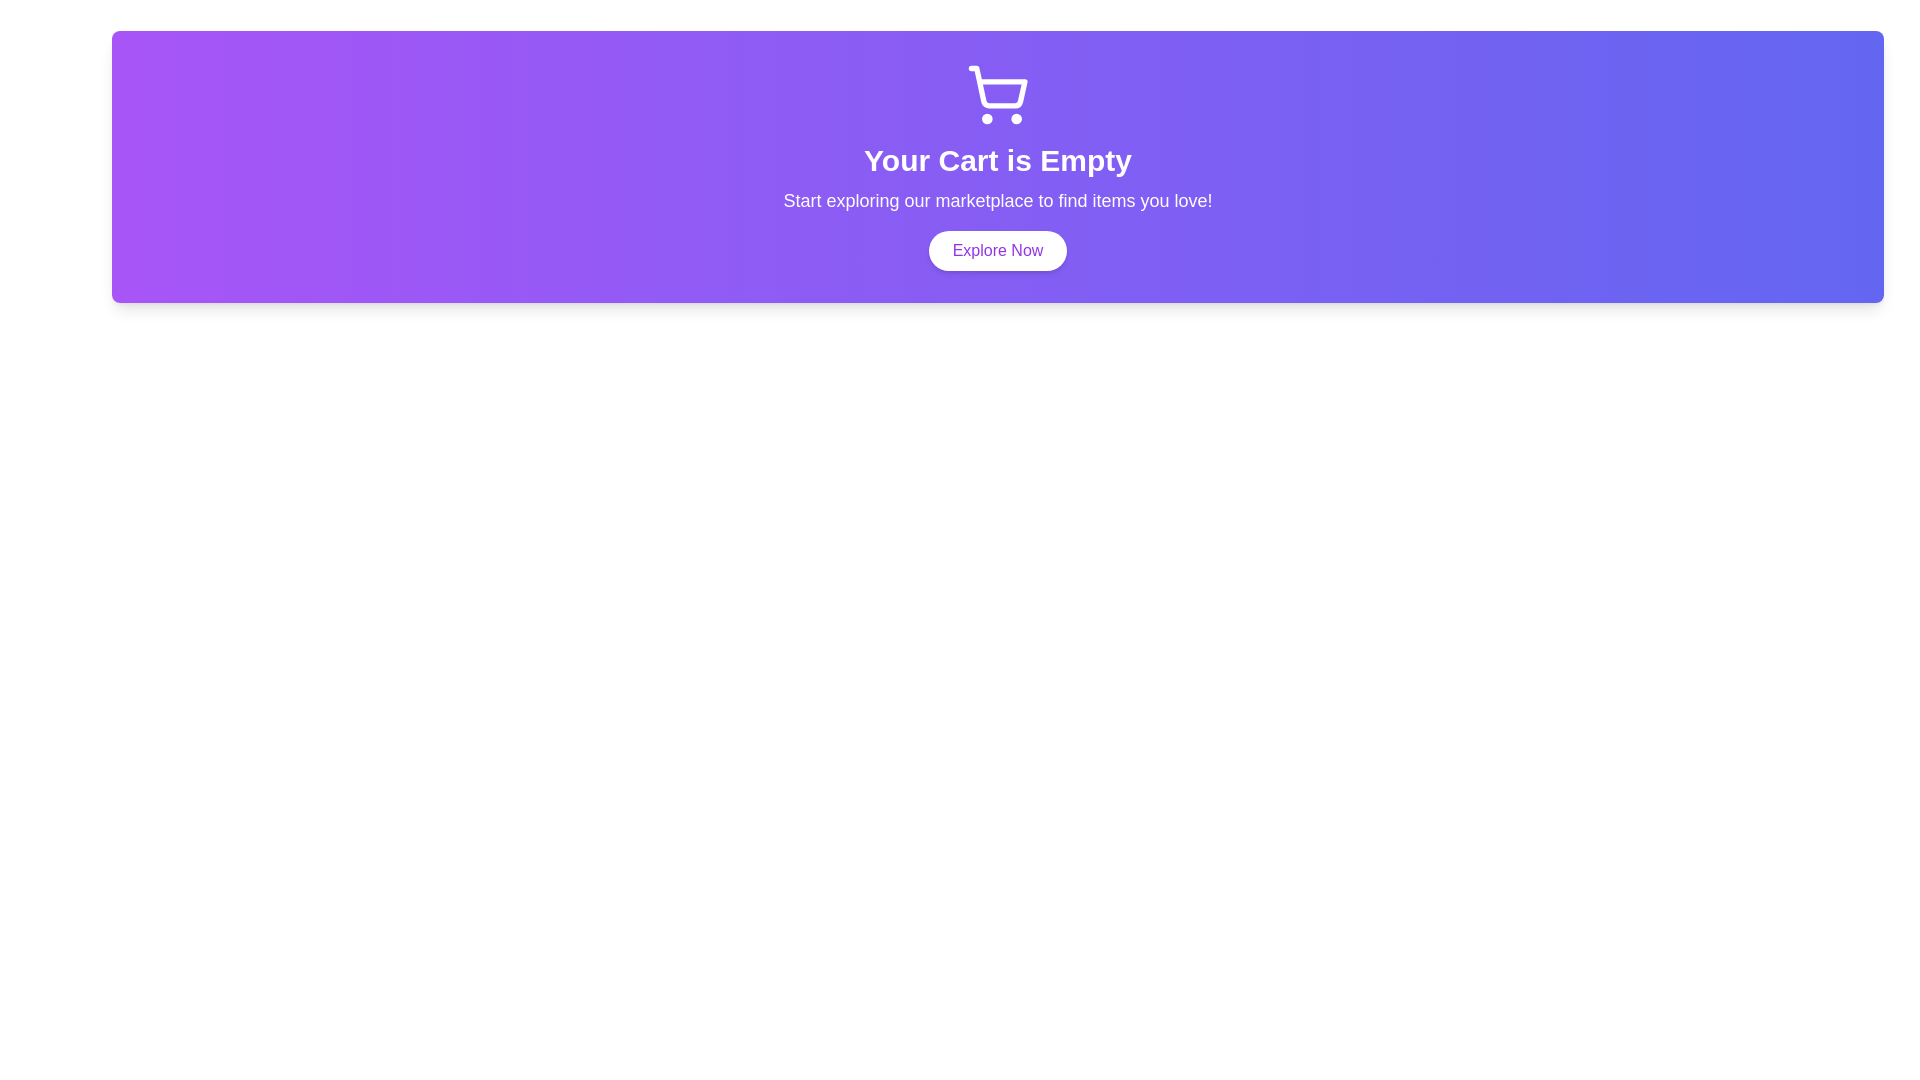 The height and width of the screenshot is (1080, 1920). What do you see at coordinates (998, 160) in the screenshot?
I see `the 'Your Cart is Empty' label, which is displayed in a large, bold font with white text on a purple gradient background, located below the shopping cart icon` at bounding box center [998, 160].